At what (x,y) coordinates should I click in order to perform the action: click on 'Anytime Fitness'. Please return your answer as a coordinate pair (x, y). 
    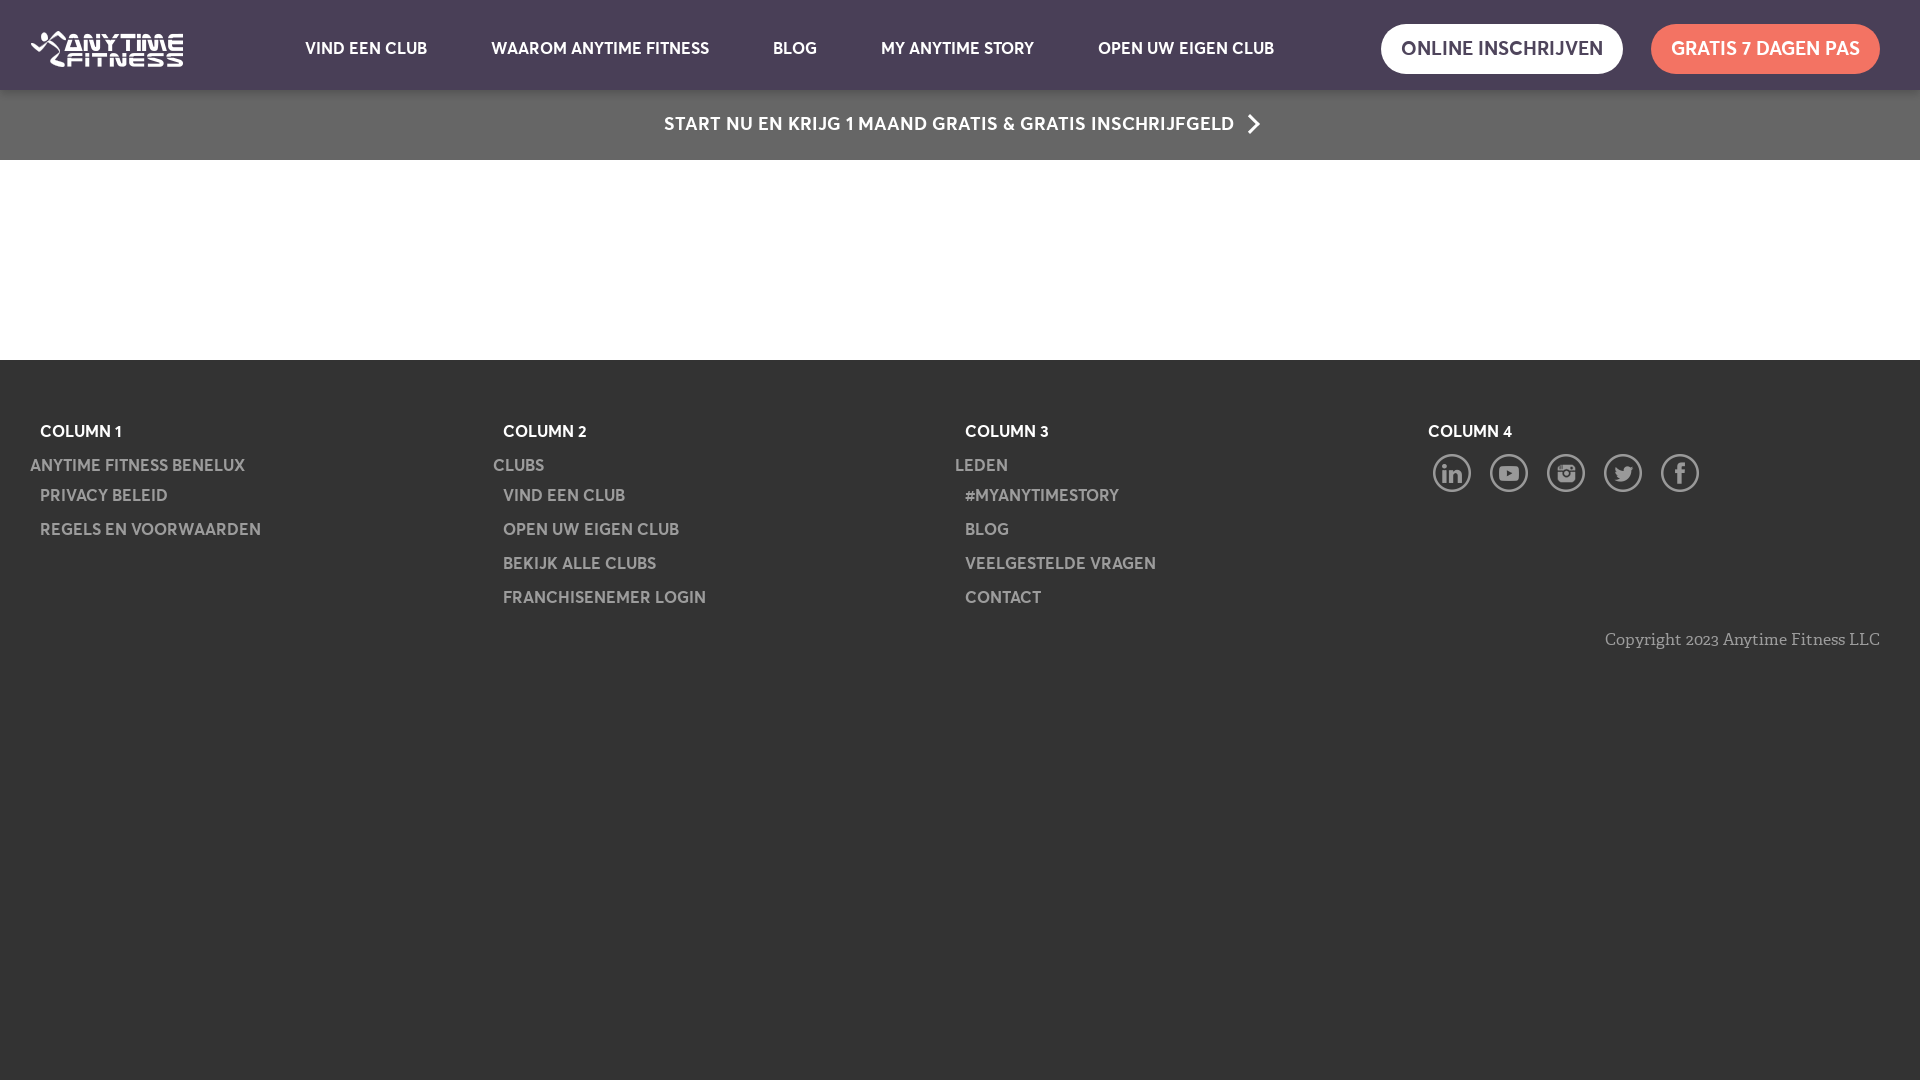
    Looking at the image, I should click on (30, 48).